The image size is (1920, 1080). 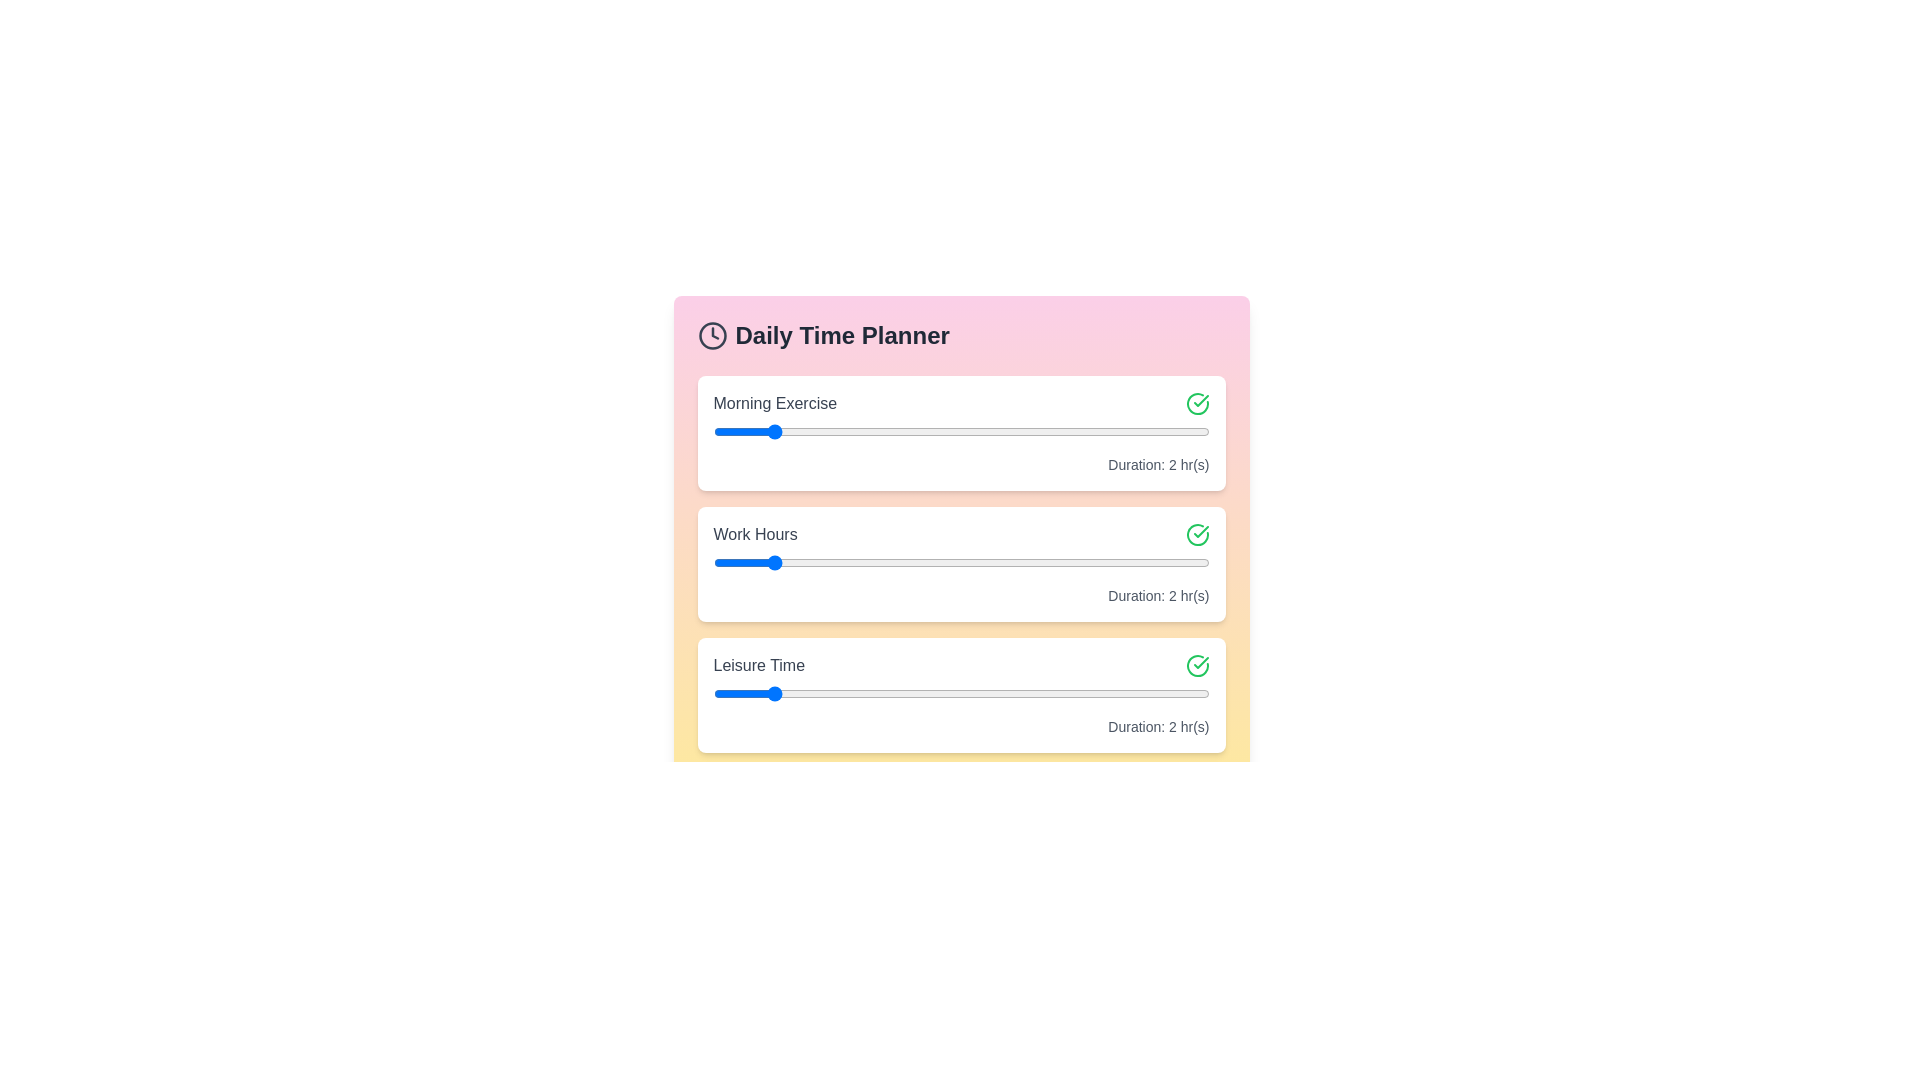 I want to click on the checkmark icon next to the task 'Leisure Time', so click(x=1197, y=666).